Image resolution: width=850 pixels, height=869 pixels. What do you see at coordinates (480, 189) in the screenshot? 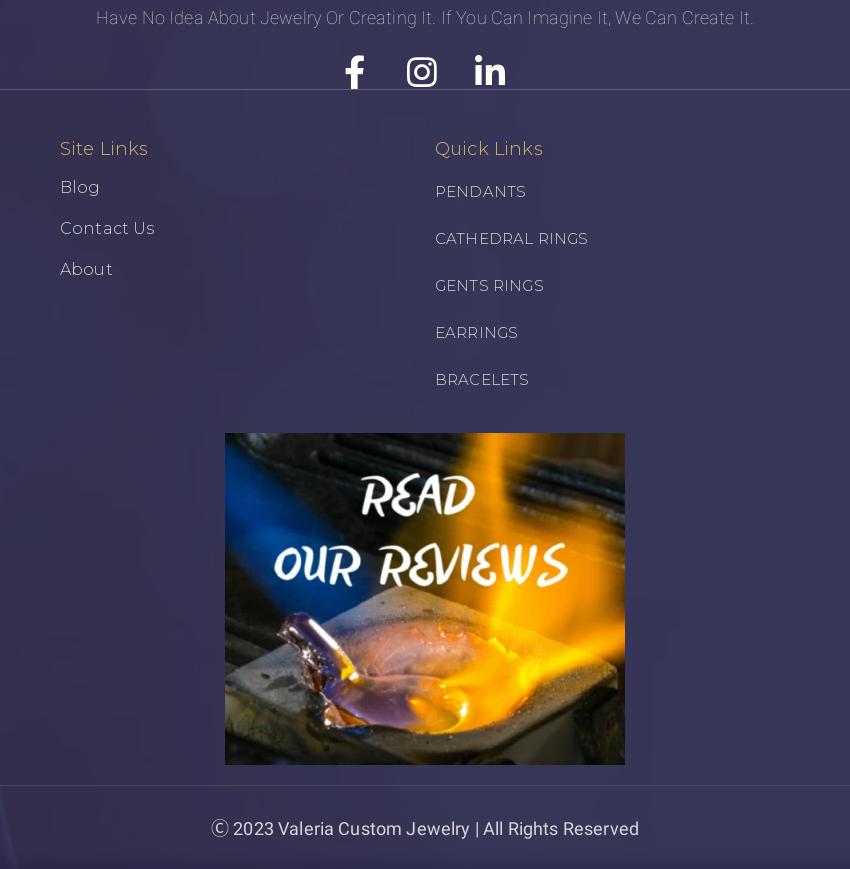
I see `'PENDANTS'` at bounding box center [480, 189].